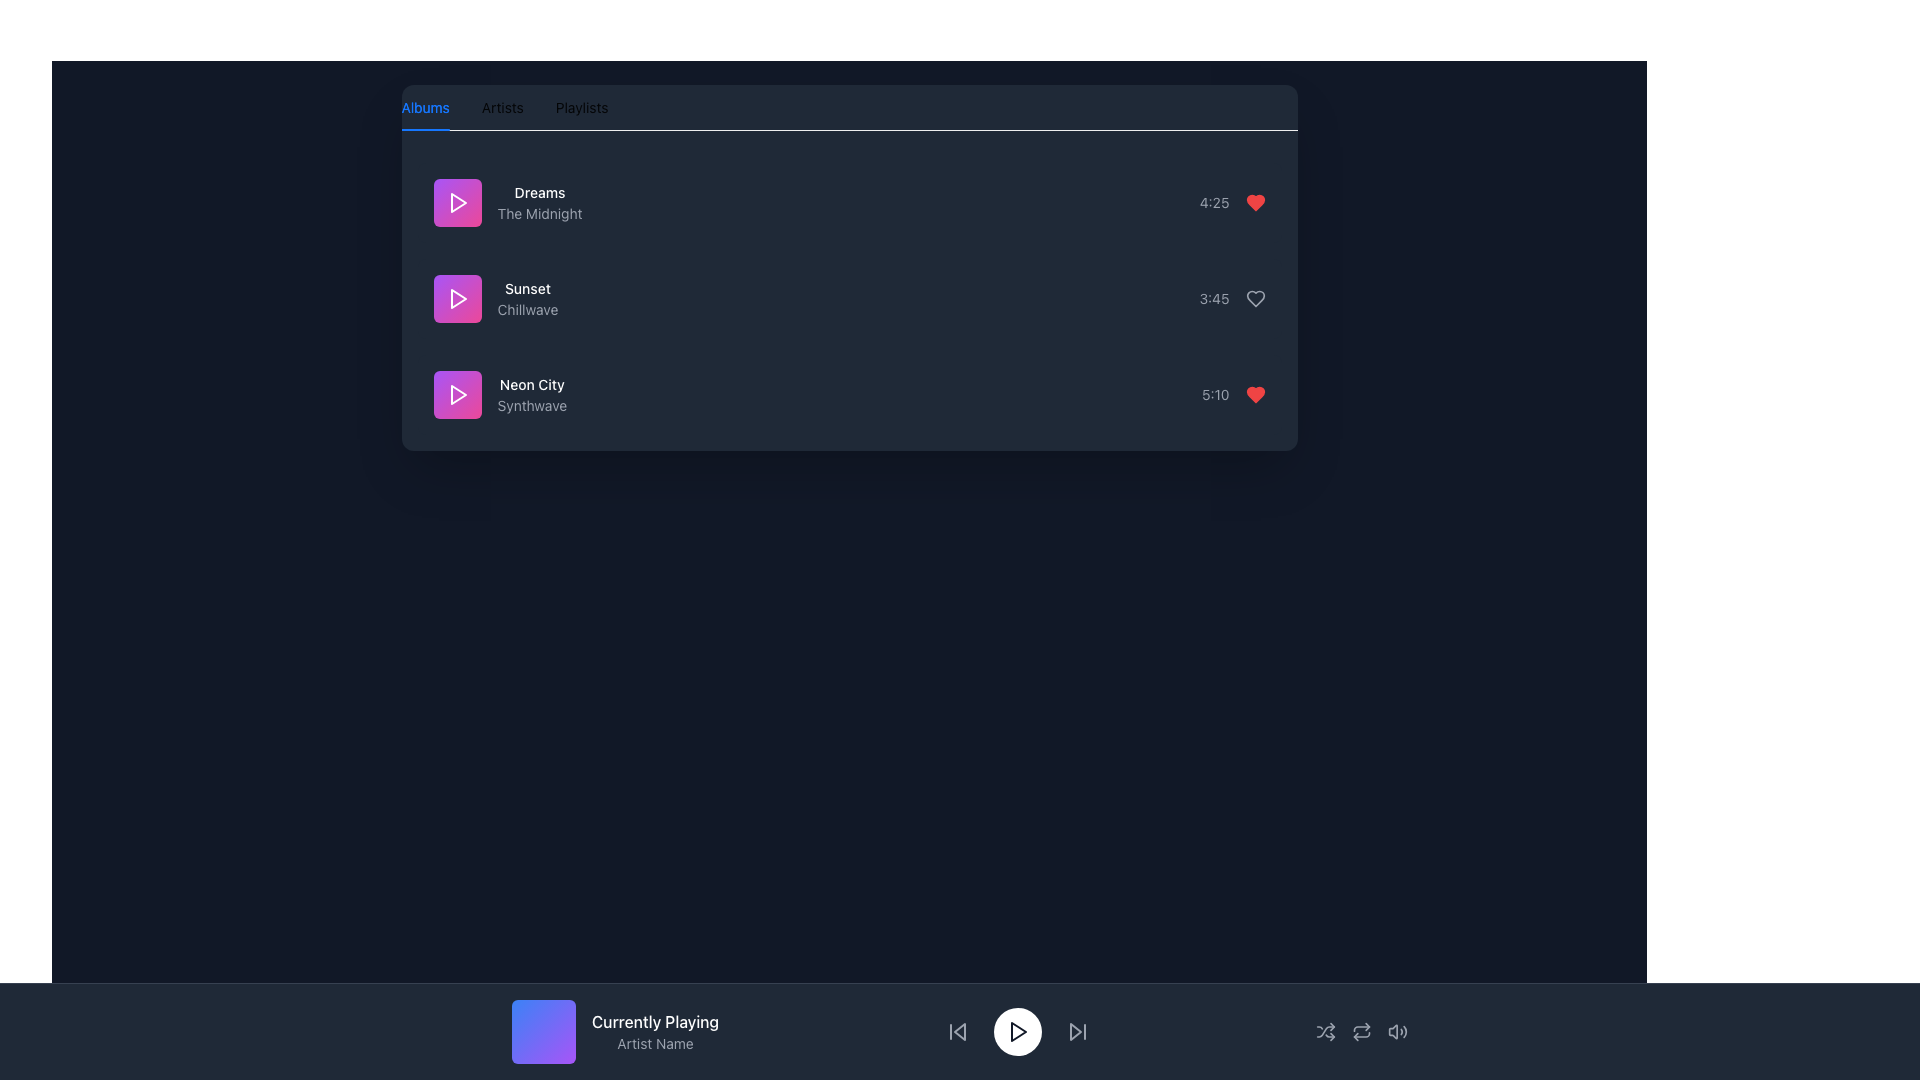  Describe the element at coordinates (655, 1022) in the screenshot. I see `the 'Currently Playing' static text label, which indicates the currently playing track in the footer section of the interface` at that location.